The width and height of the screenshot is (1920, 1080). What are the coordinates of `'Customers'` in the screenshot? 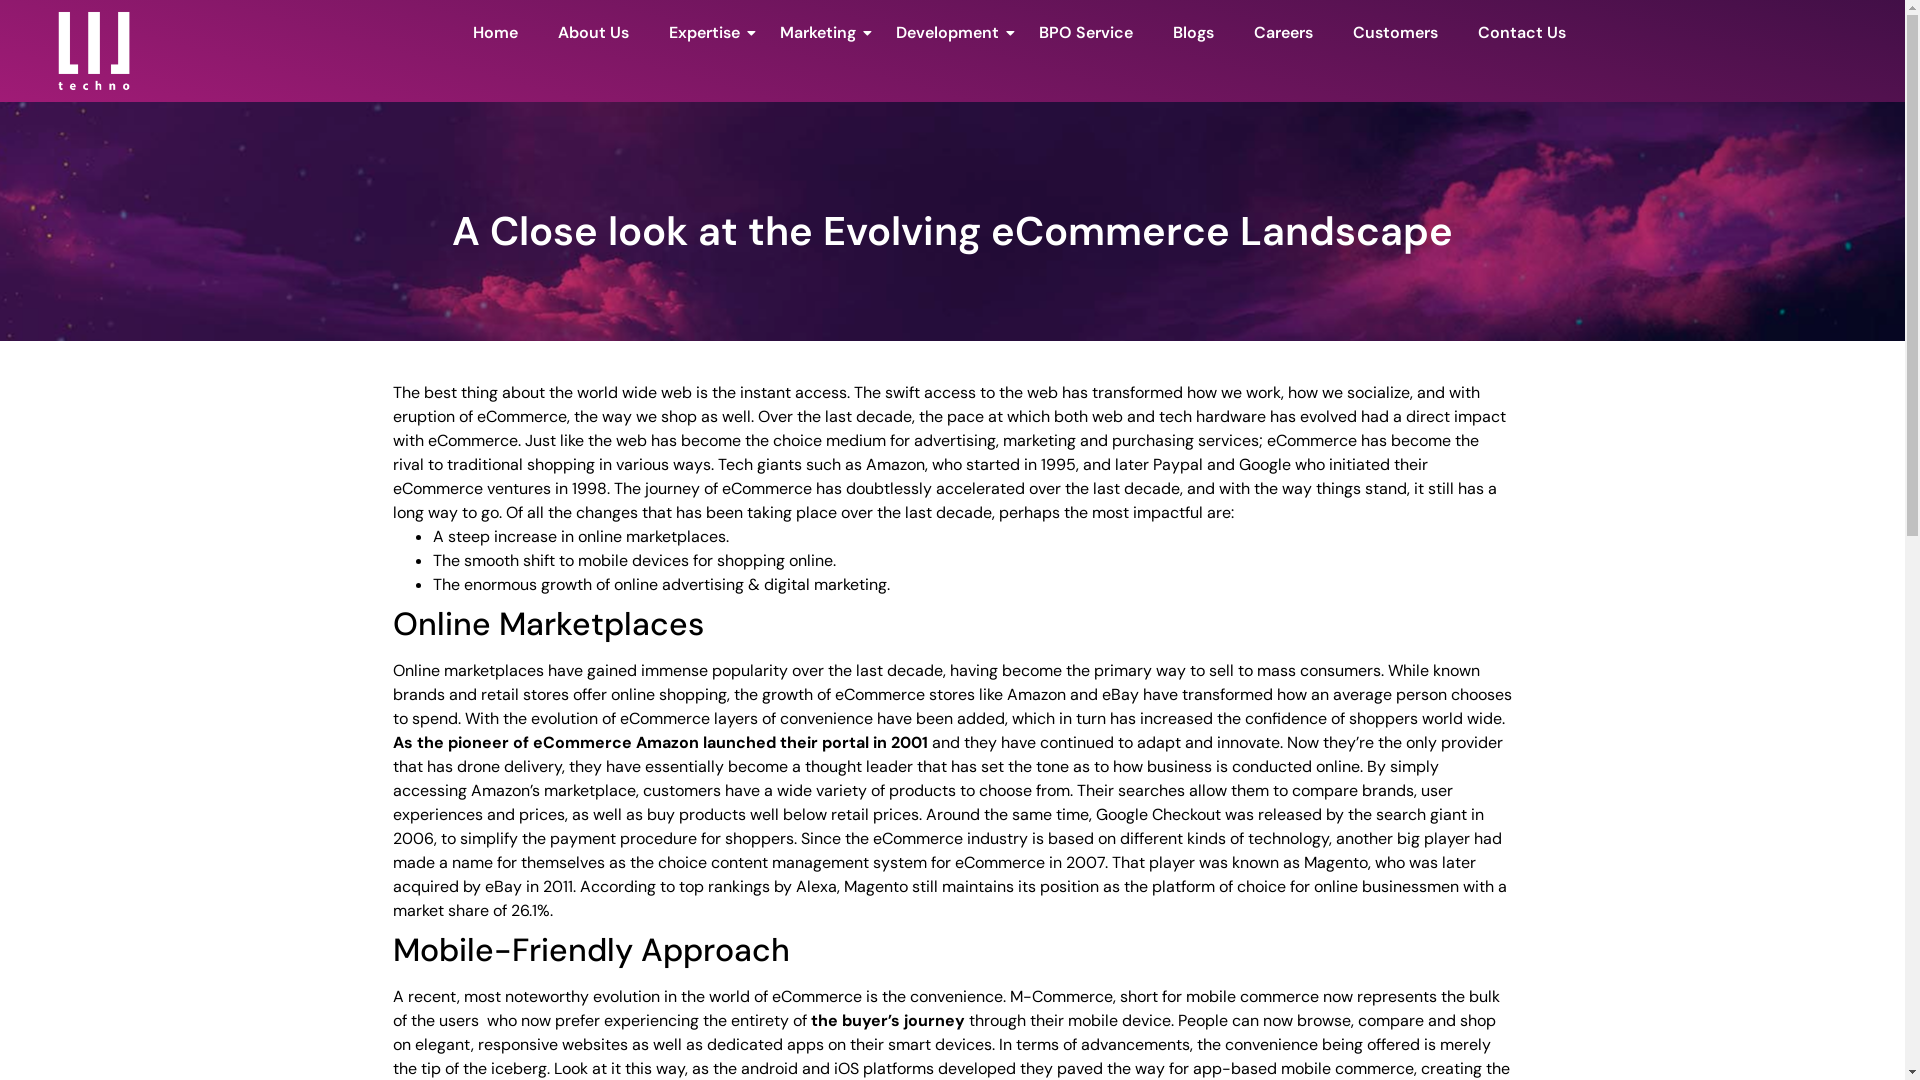 It's located at (1394, 34).